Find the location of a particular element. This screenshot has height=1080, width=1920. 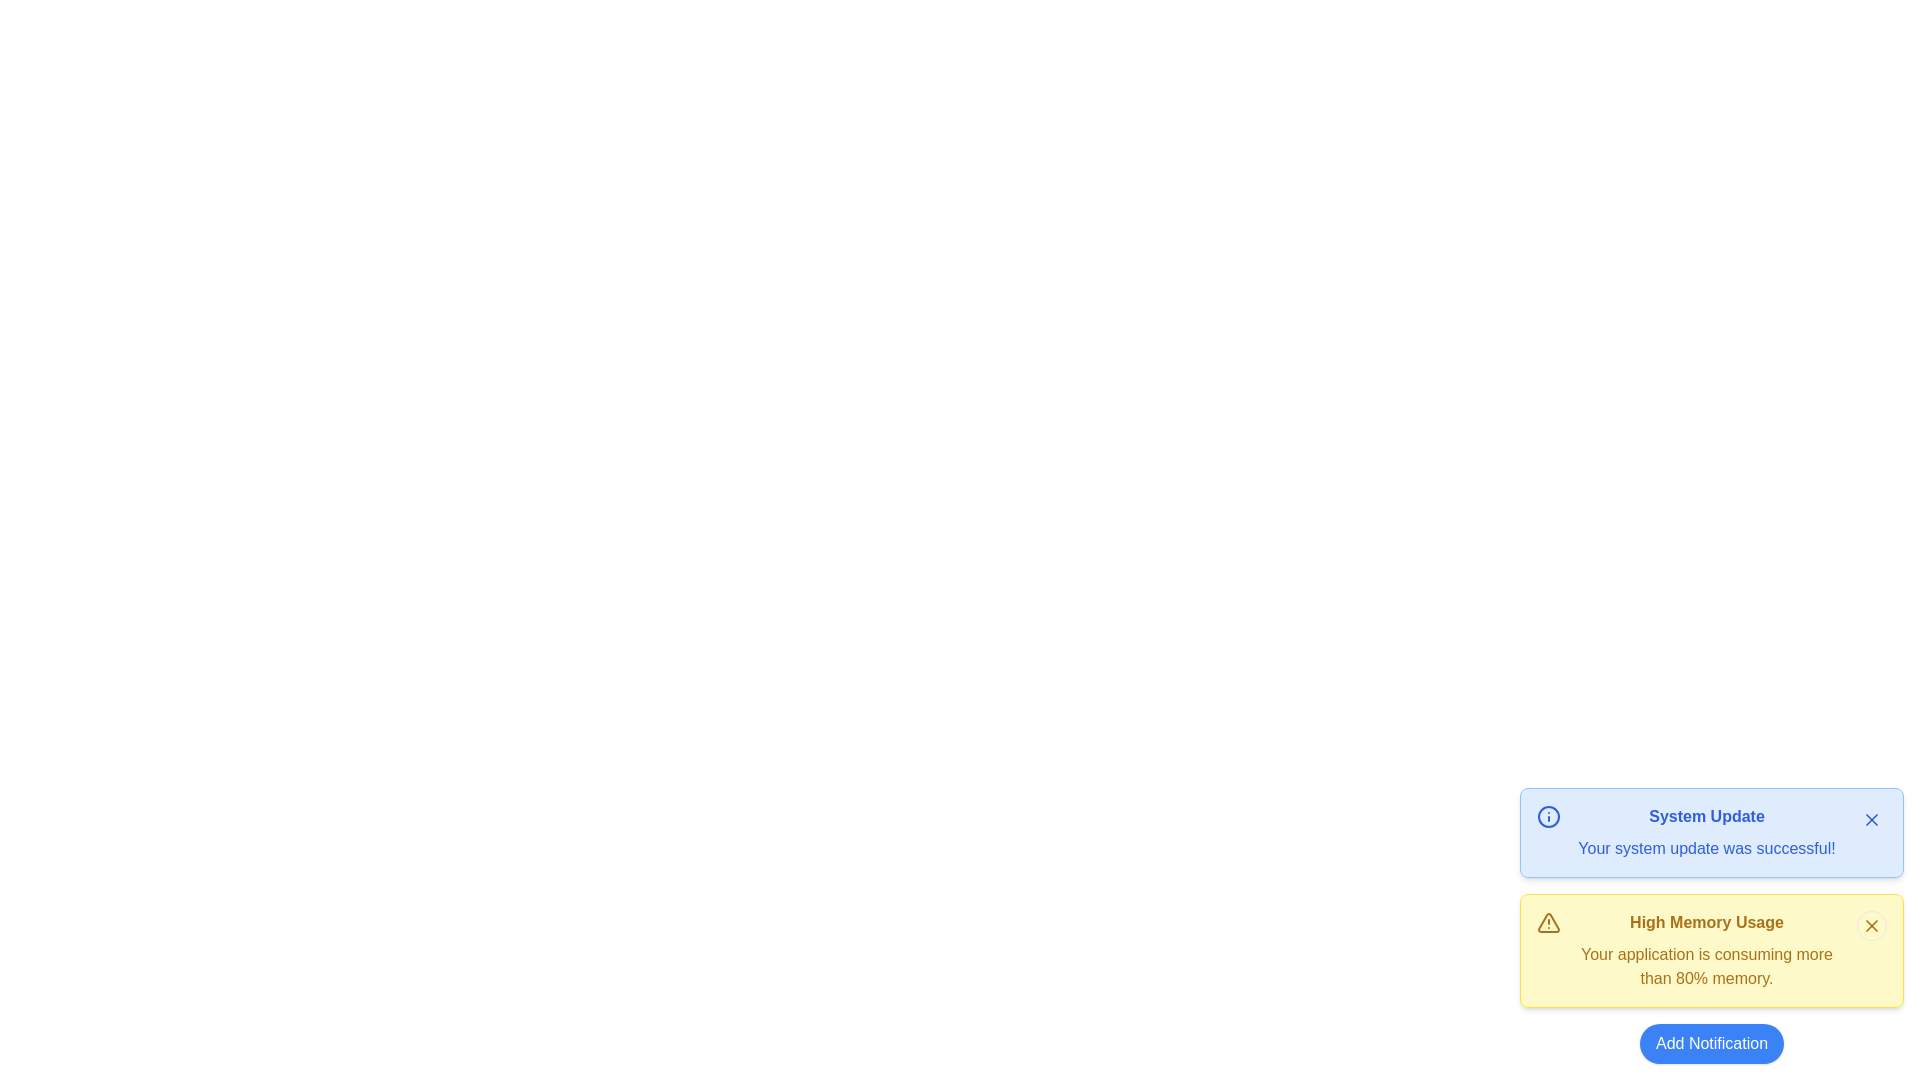

the dismiss button located at the top right corner of the yellow notification card displaying 'High Memory Usage' is located at coordinates (1871, 925).